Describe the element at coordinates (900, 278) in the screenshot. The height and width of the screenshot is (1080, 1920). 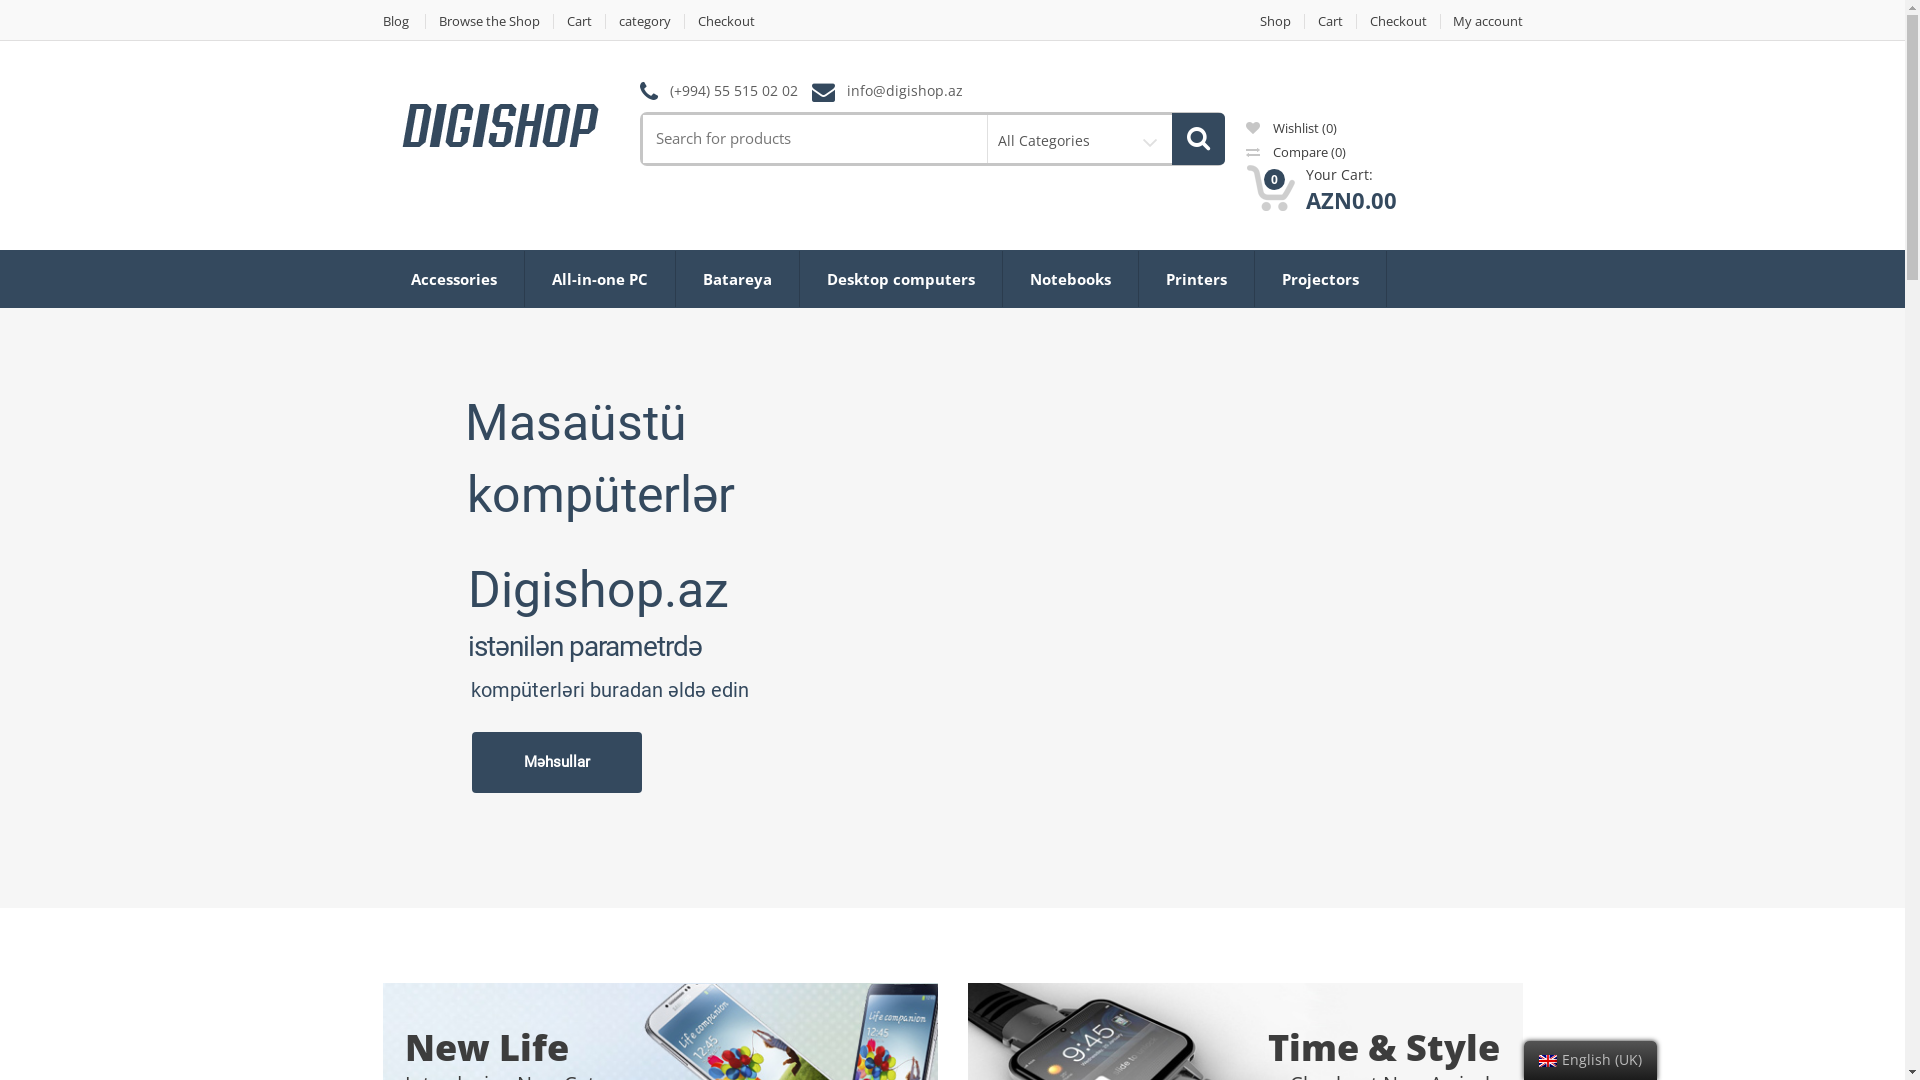
I see `'Desktop computers'` at that location.